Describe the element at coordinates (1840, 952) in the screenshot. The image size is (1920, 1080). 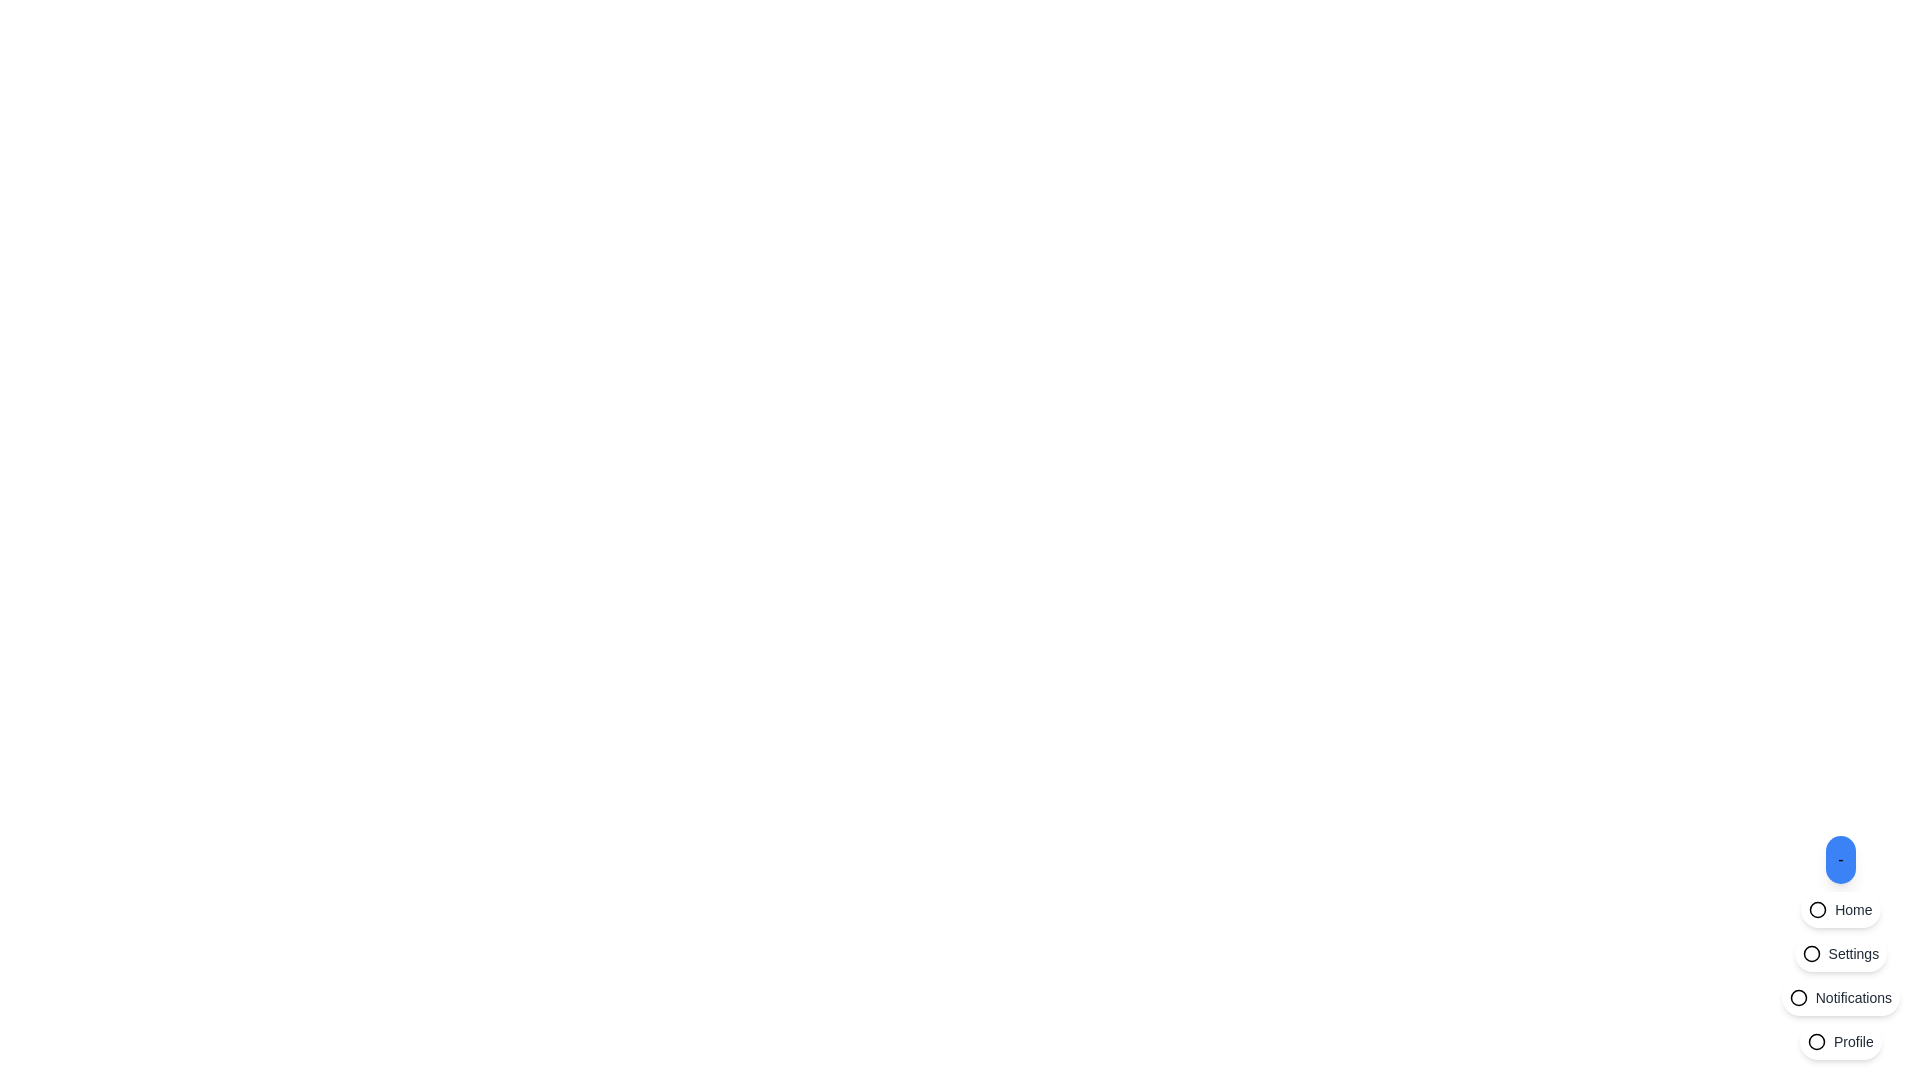
I see `the 'Settings' button, which is a horizontal pill-shaped button with a white background, located below the 'Home' button and above the 'Notifications' button` at that location.